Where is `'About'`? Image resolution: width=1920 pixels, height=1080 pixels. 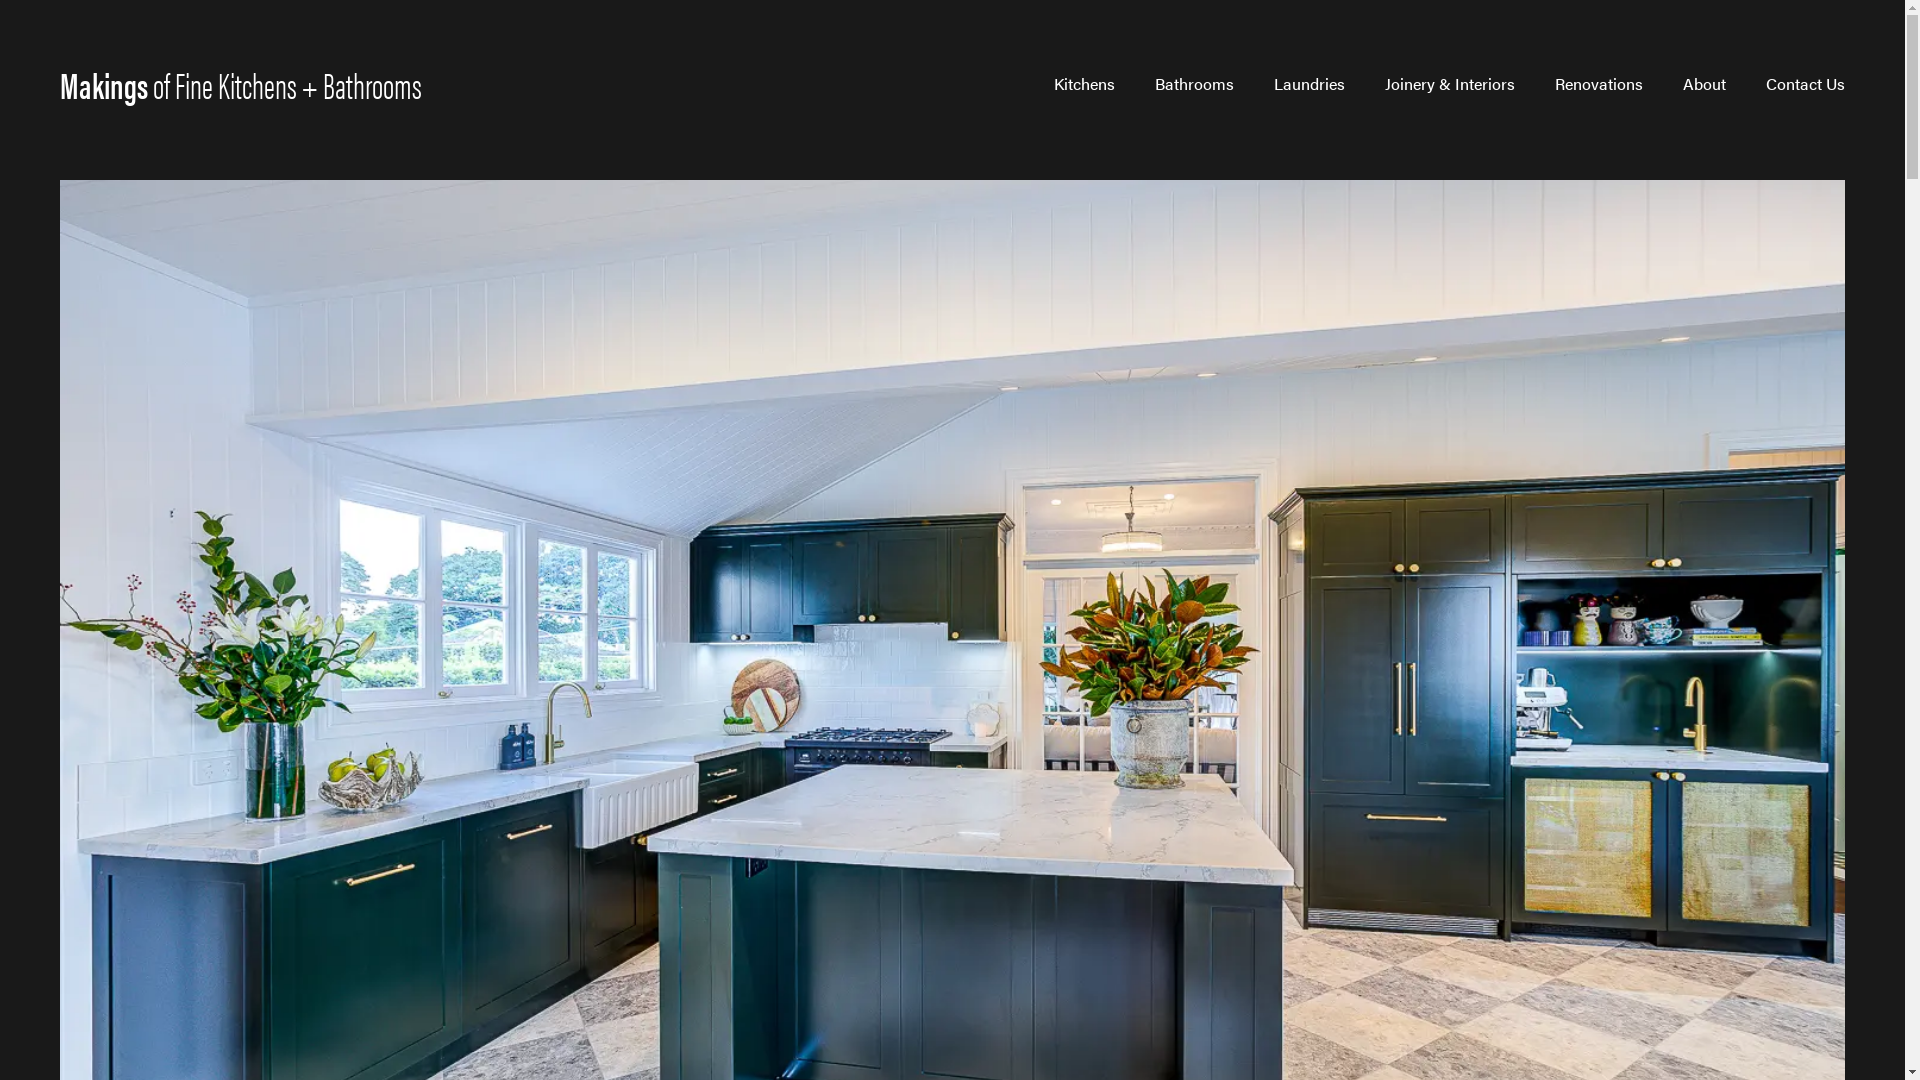
'About' is located at coordinates (1703, 83).